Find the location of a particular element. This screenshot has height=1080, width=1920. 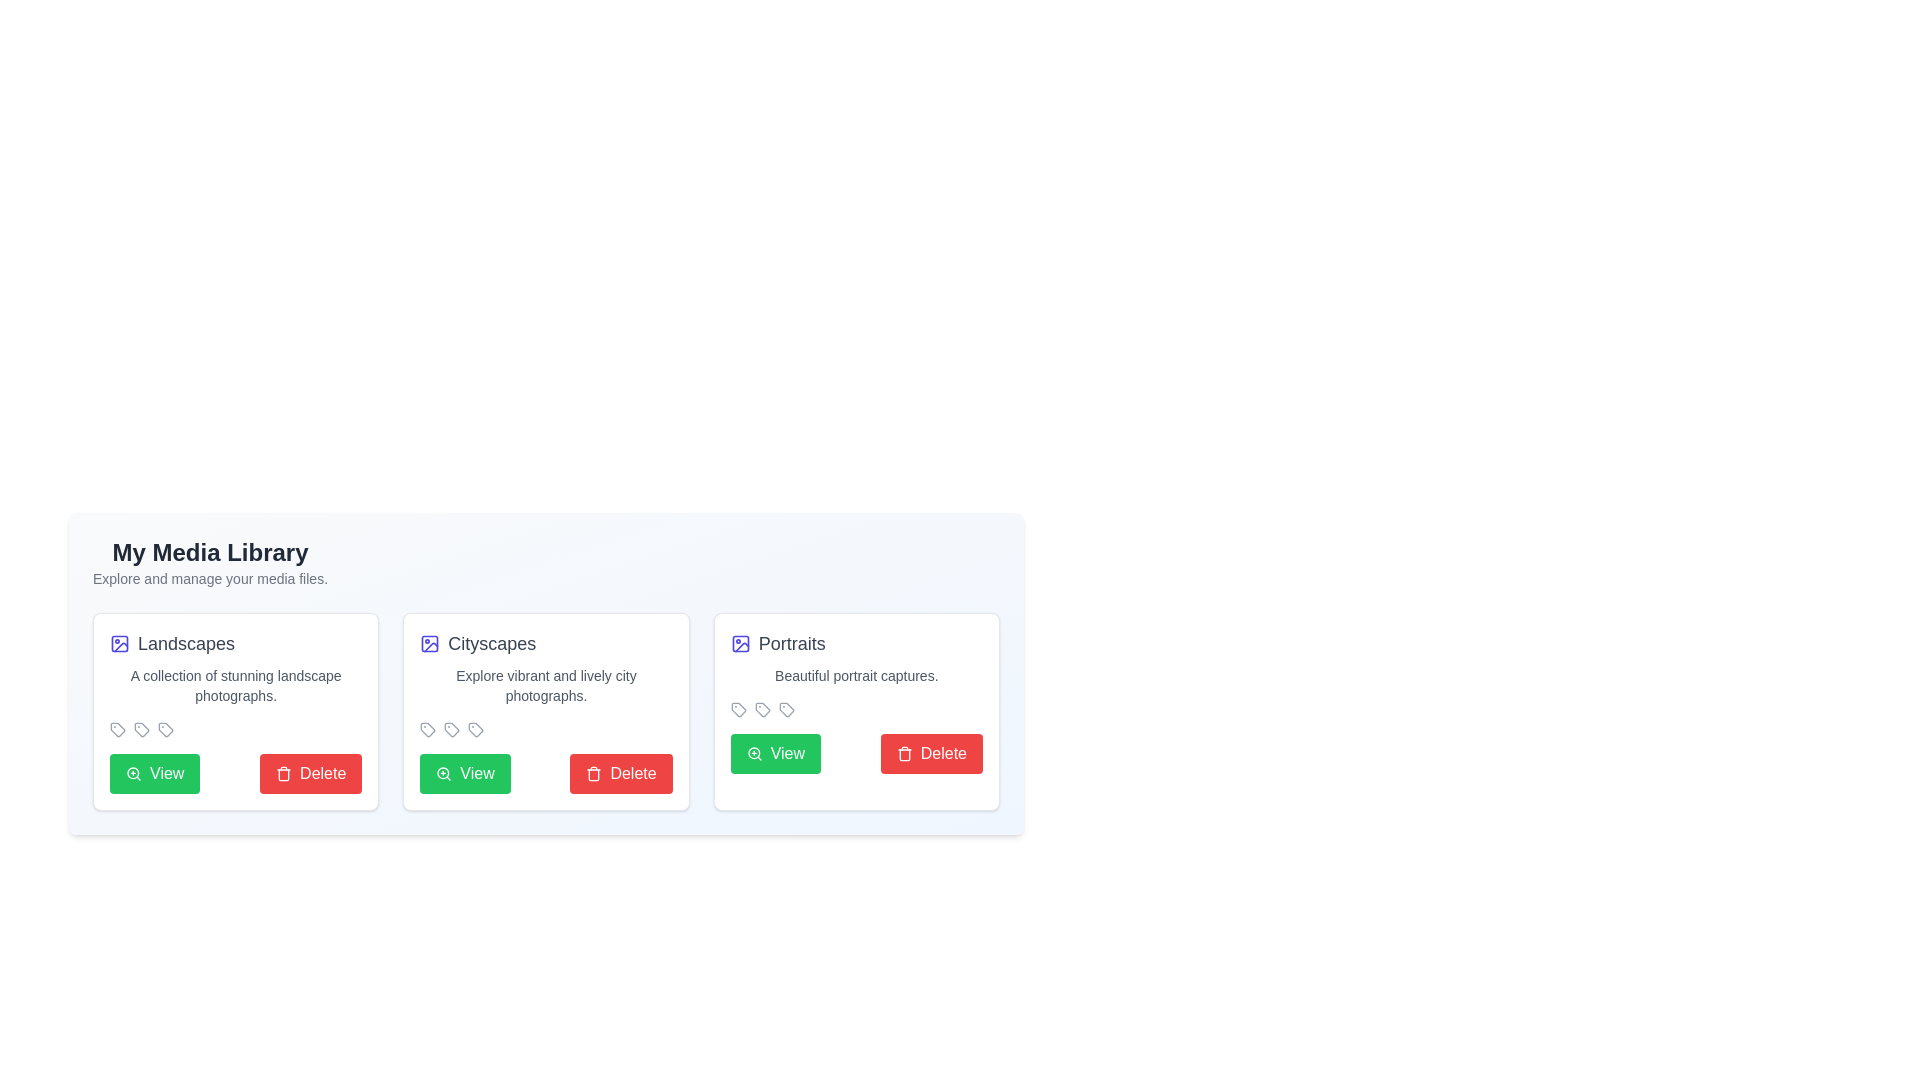

the Icon representing the Portraits category, located at the top-left corner of the Portraits card, which is the third card in a row of three cards labeled 'Landscapes', 'Cityscapes', and 'Portraits' is located at coordinates (739, 644).